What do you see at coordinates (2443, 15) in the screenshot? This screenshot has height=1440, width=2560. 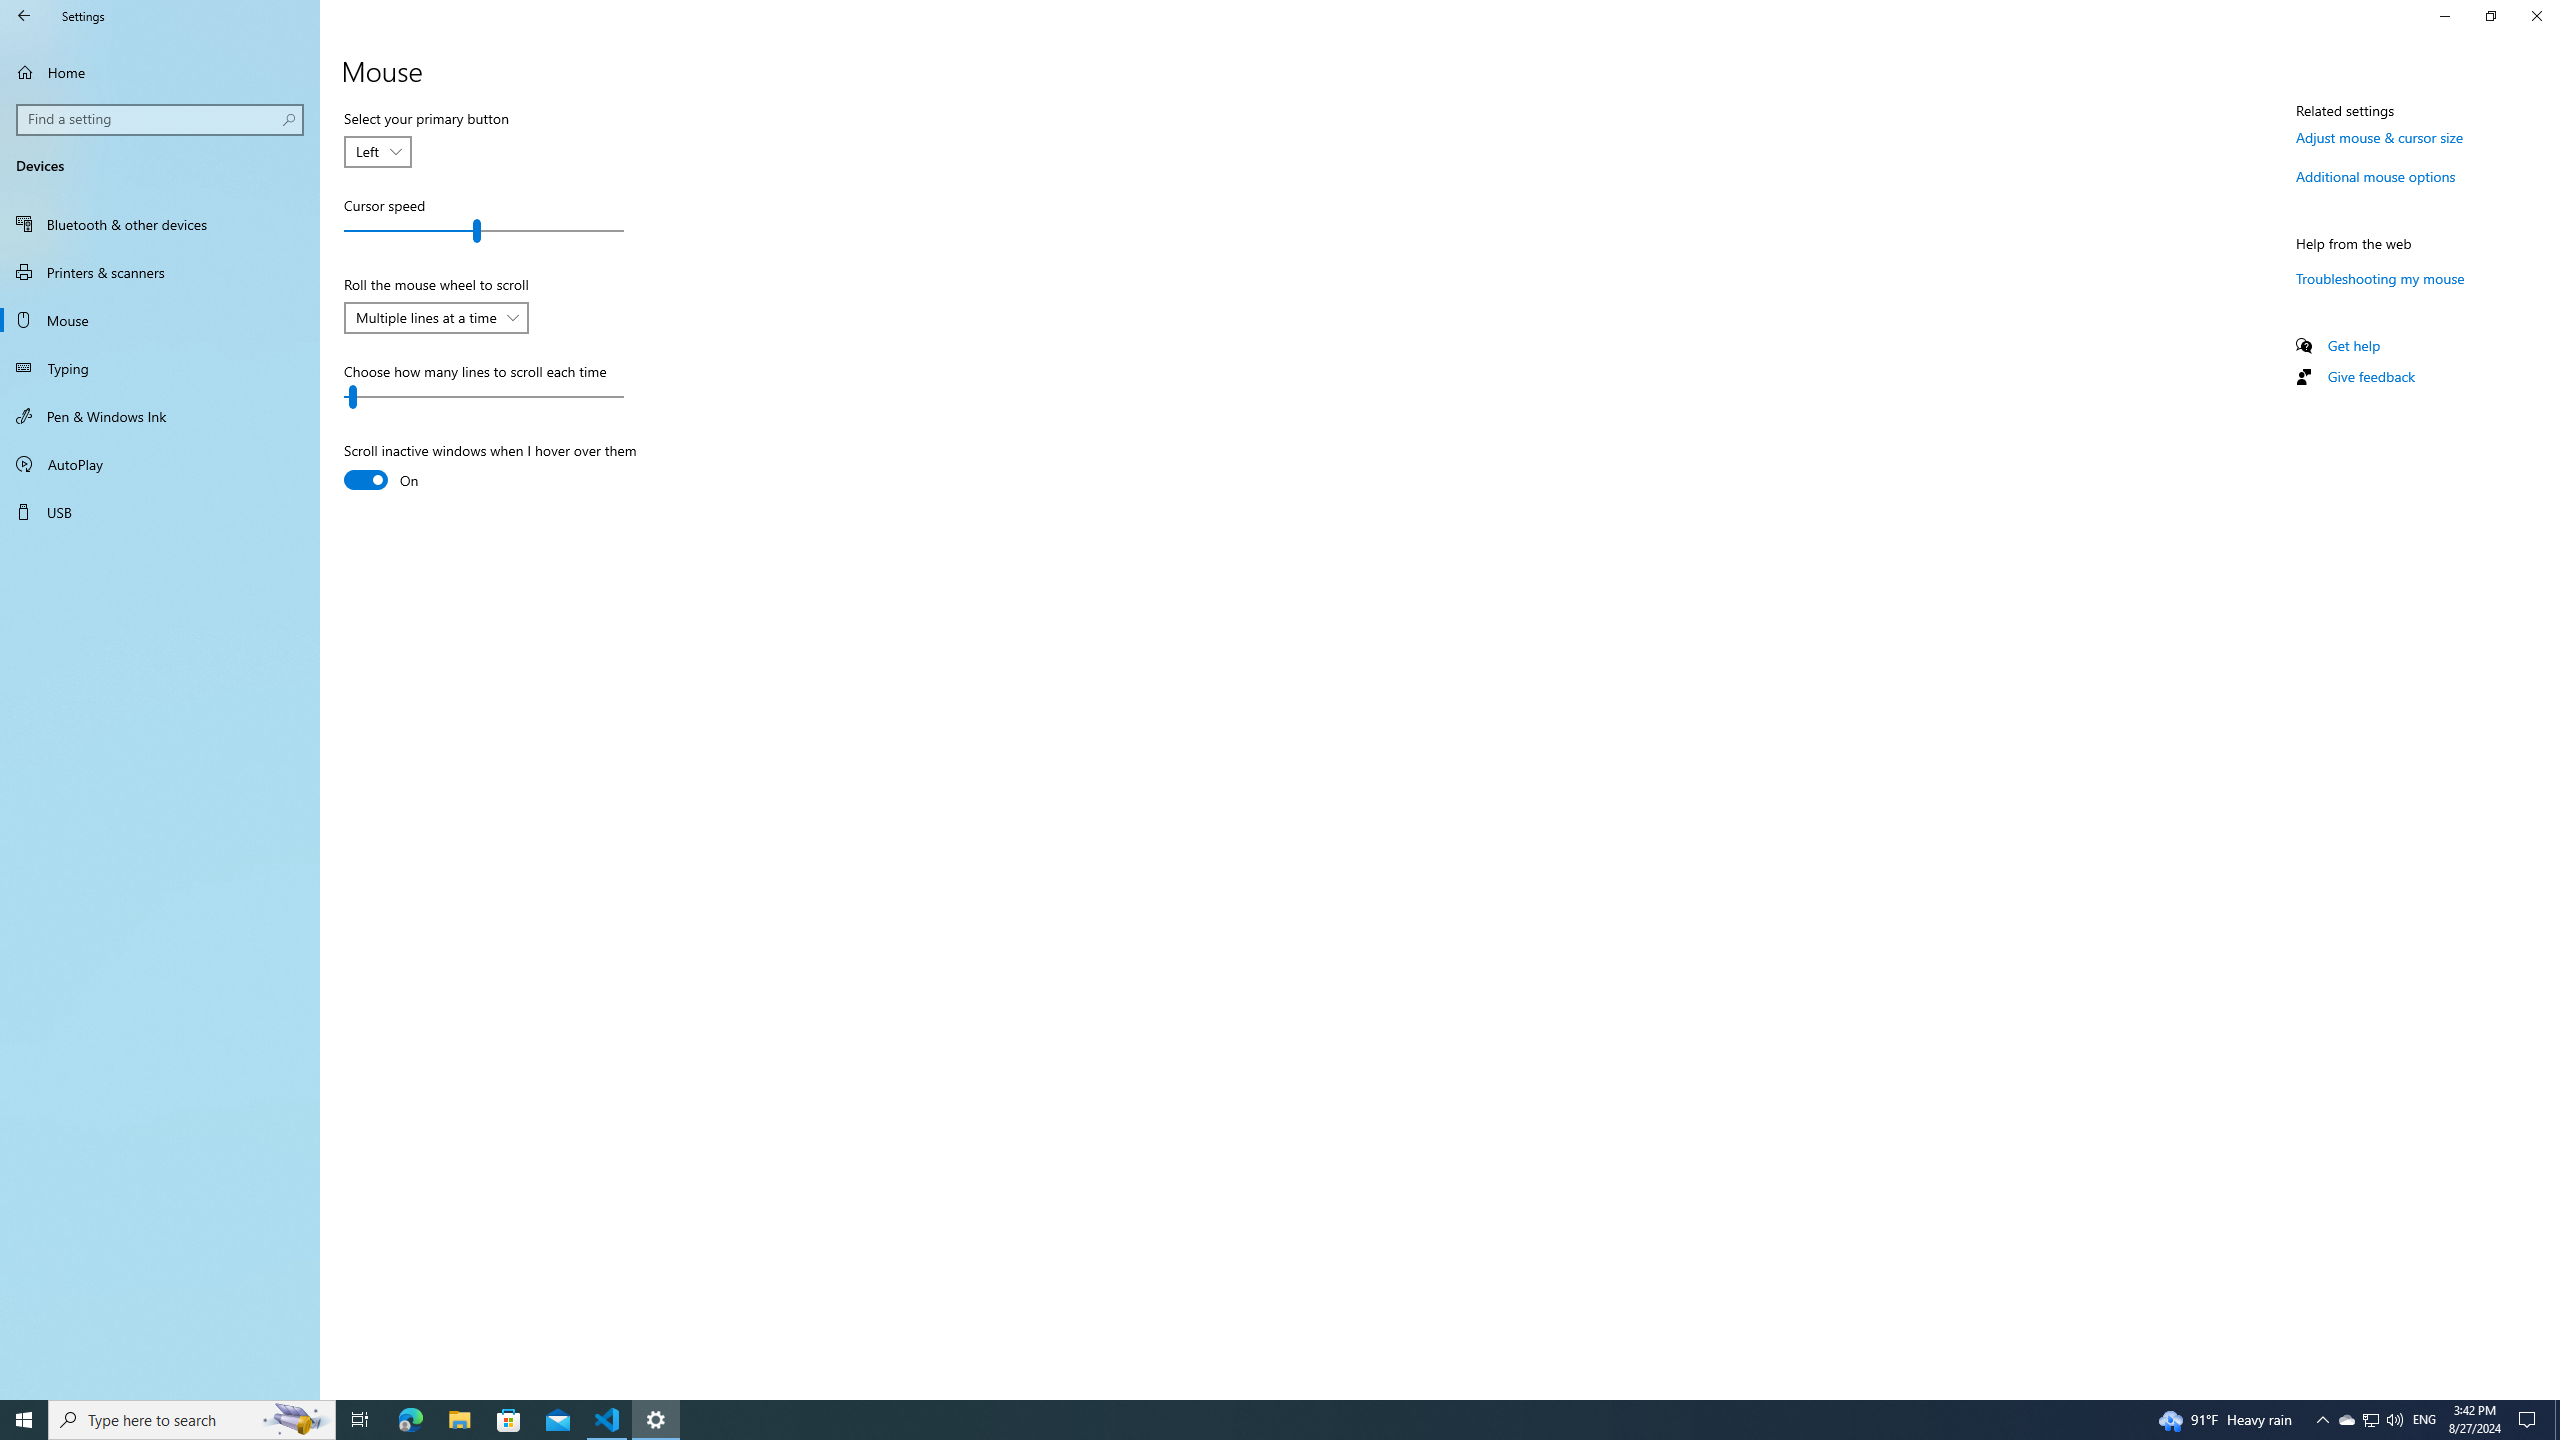 I see `'Minimize Settings'` at bounding box center [2443, 15].